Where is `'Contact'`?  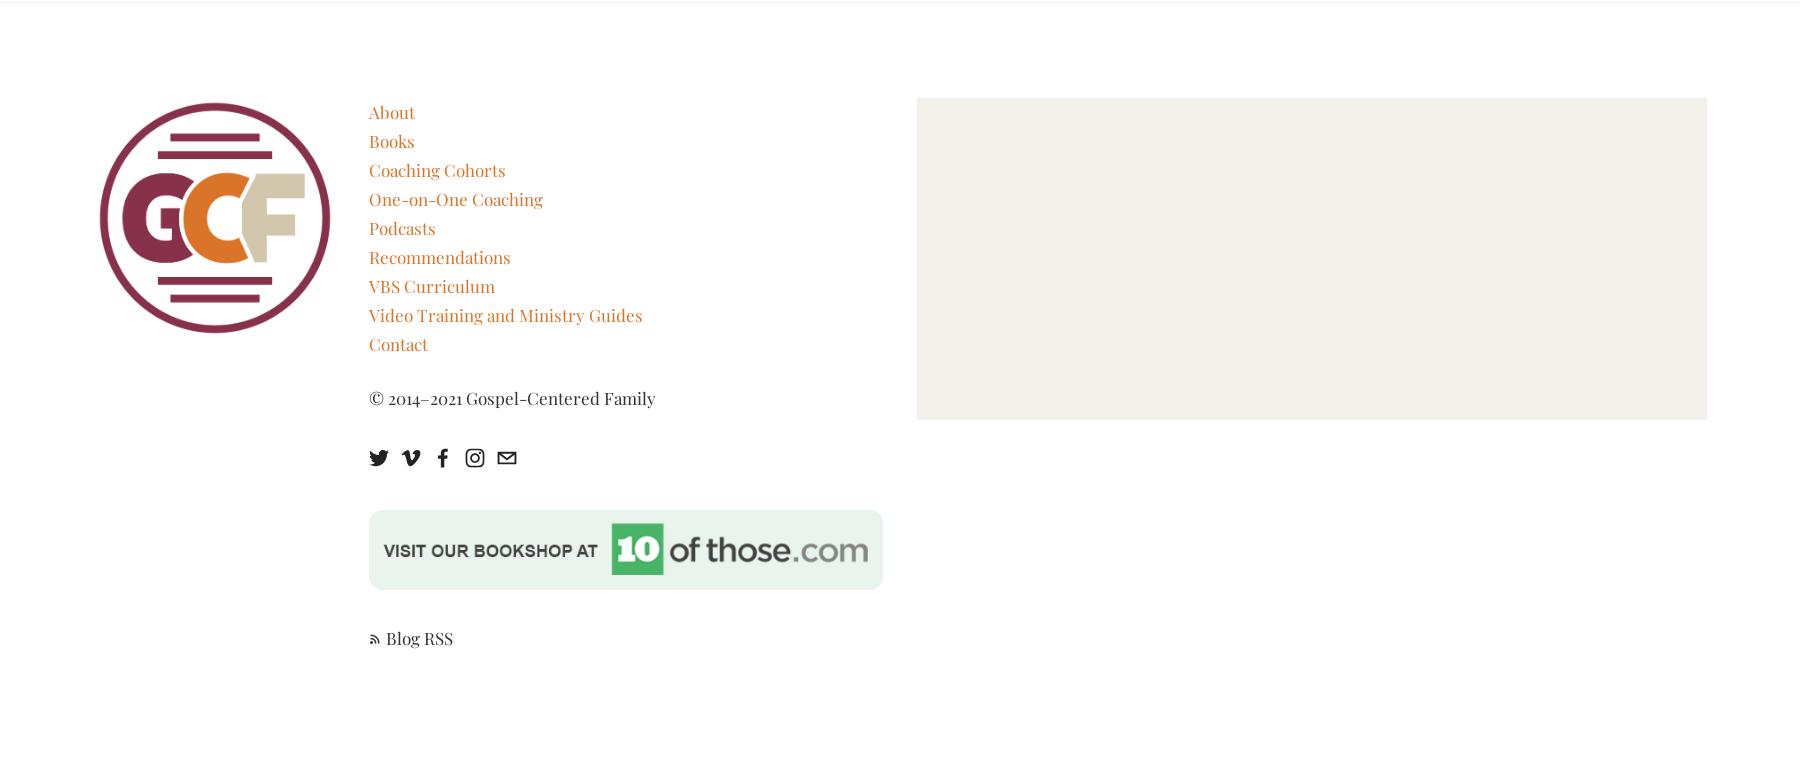 'Contact' is located at coordinates (397, 342).